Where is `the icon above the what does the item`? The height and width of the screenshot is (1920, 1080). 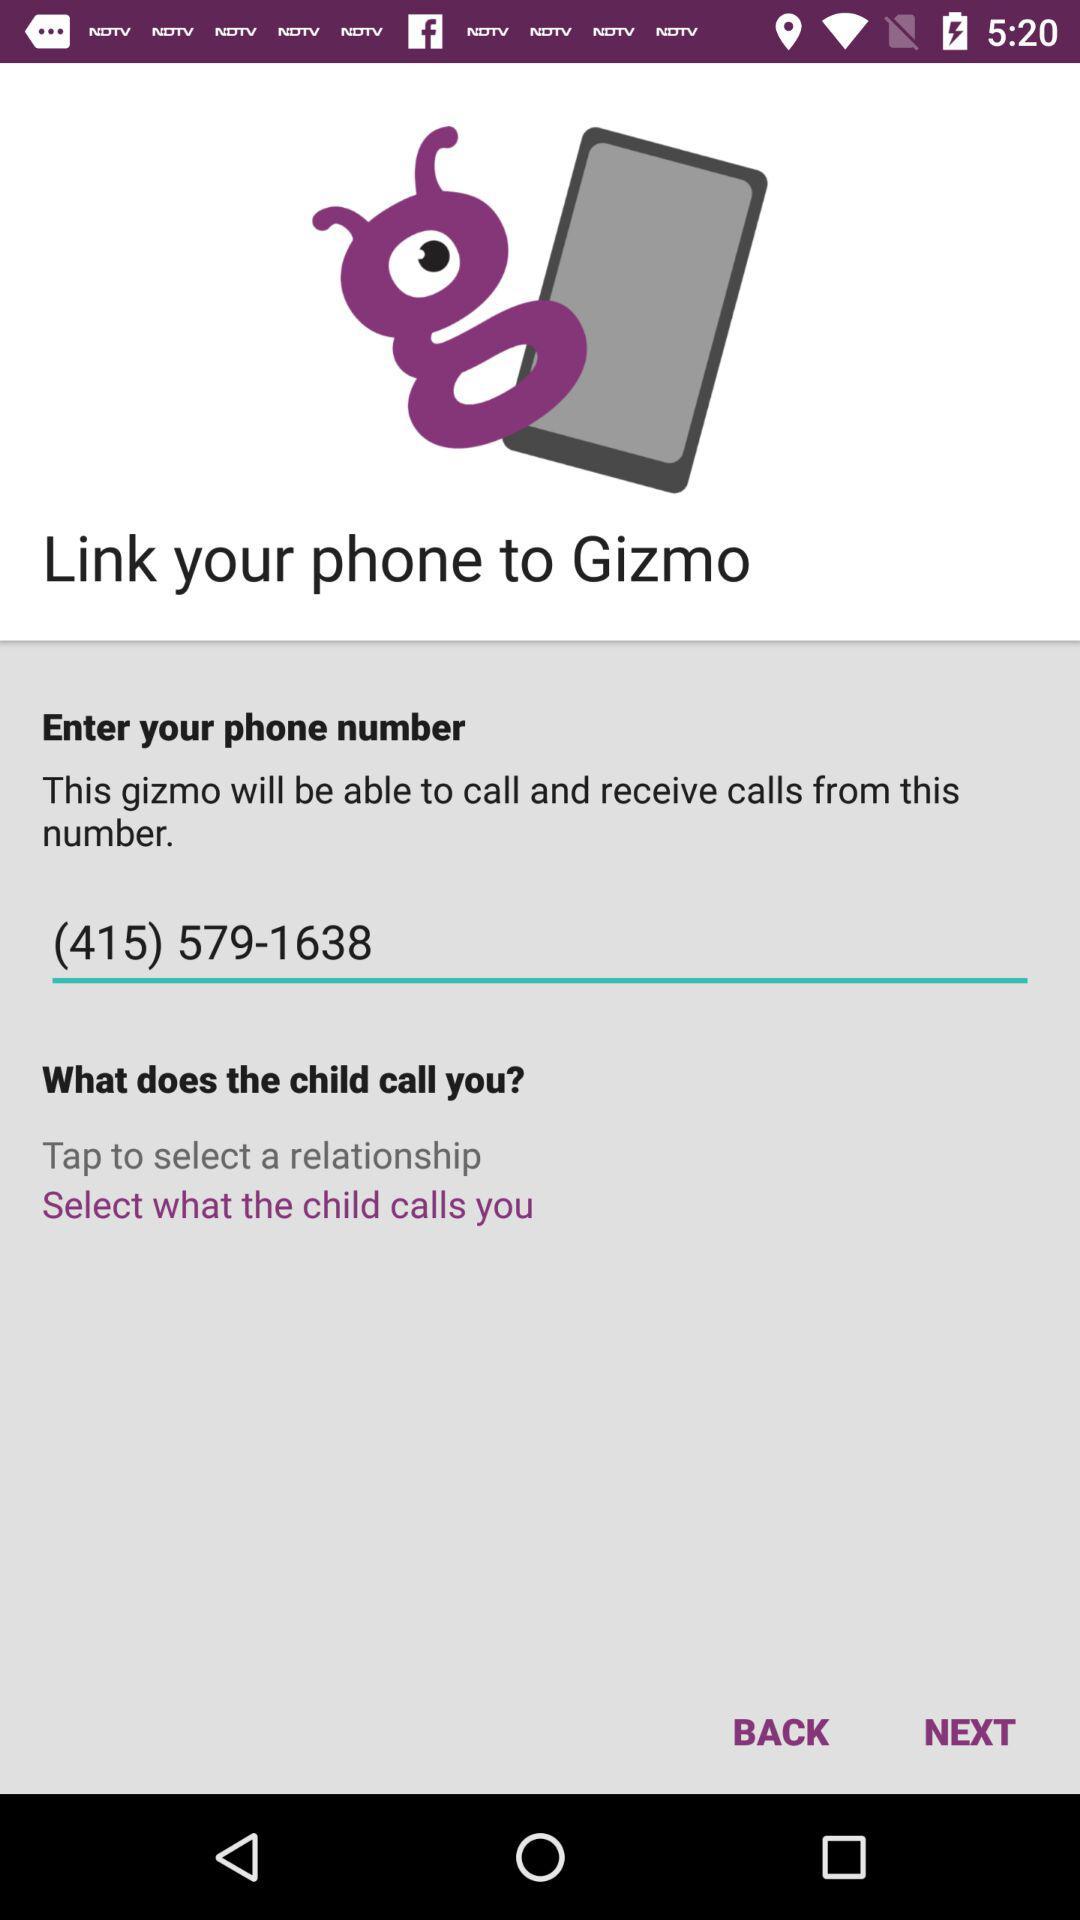 the icon above the what does the item is located at coordinates (540, 940).